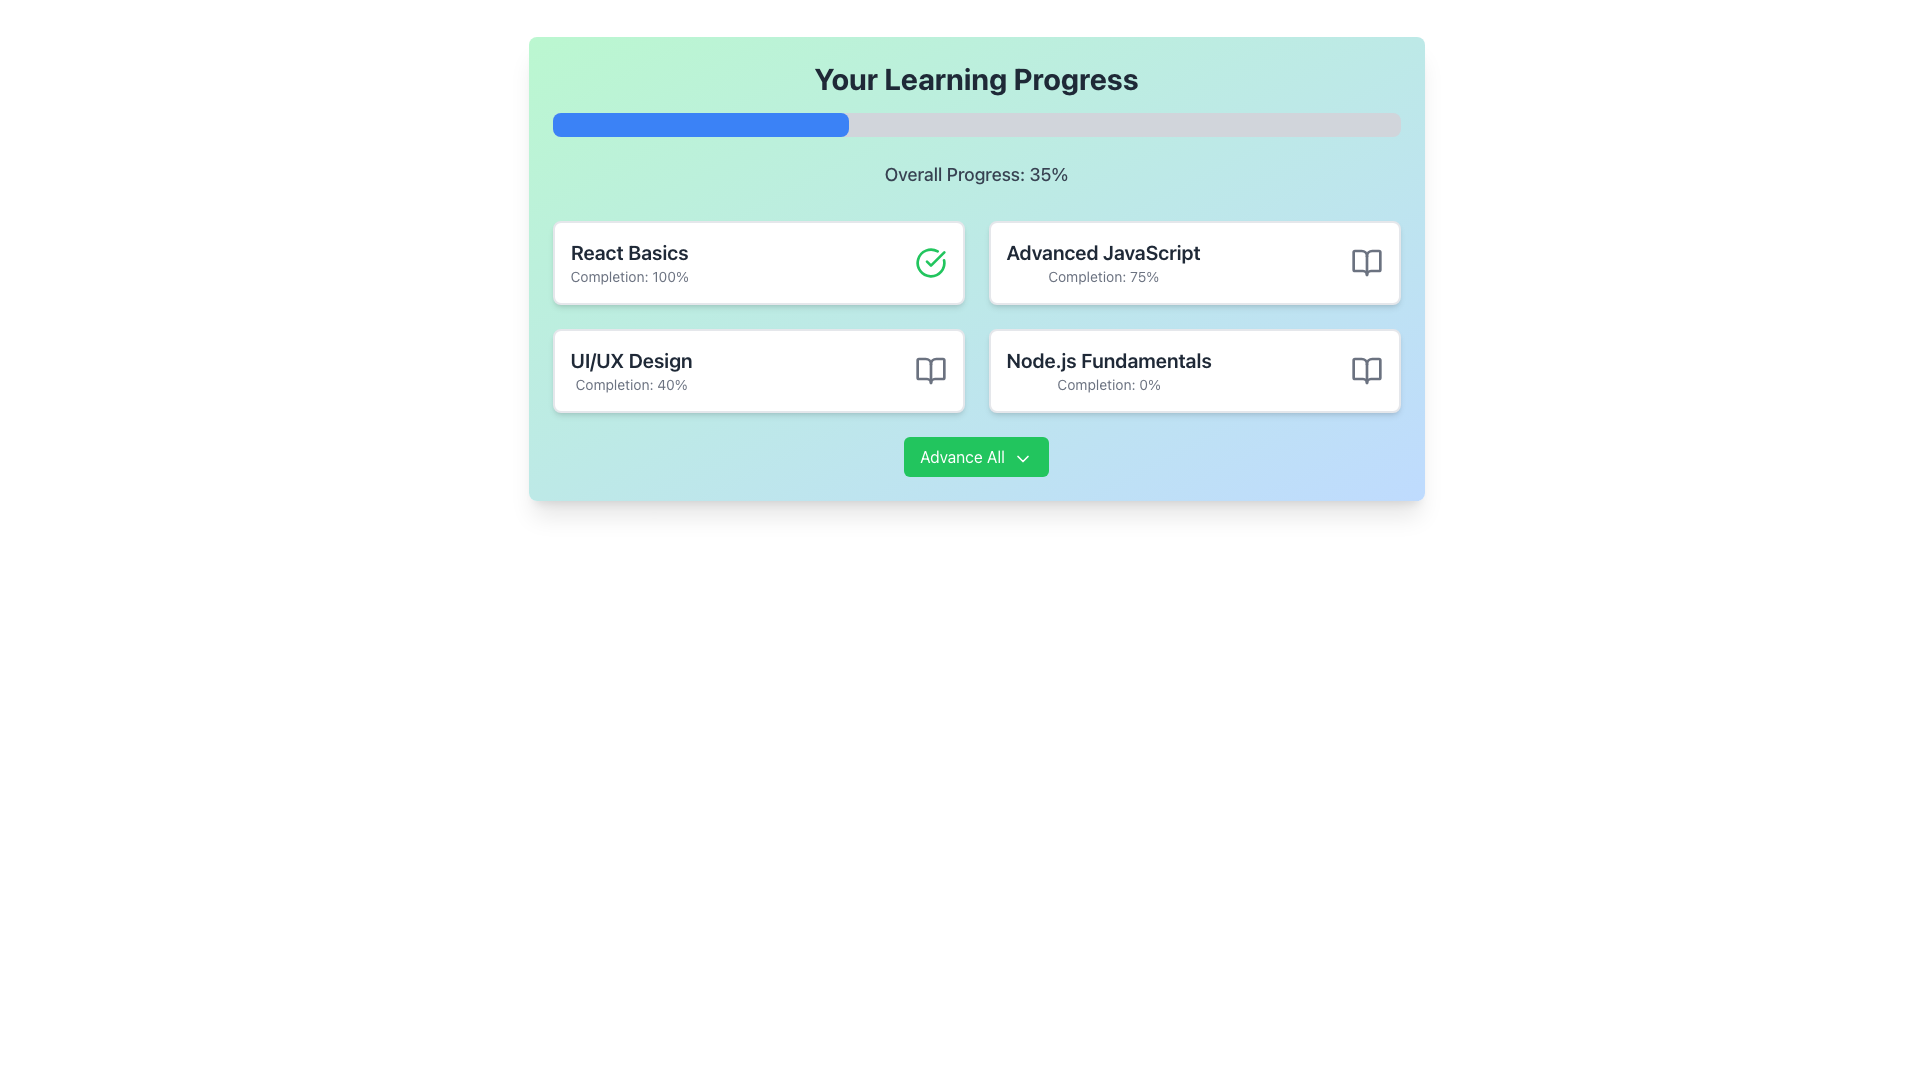 The width and height of the screenshot is (1920, 1080). I want to click on text label displaying 'Completion: 0%' located in the bottom-right section of the learning modules grid, so click(1108, 385).